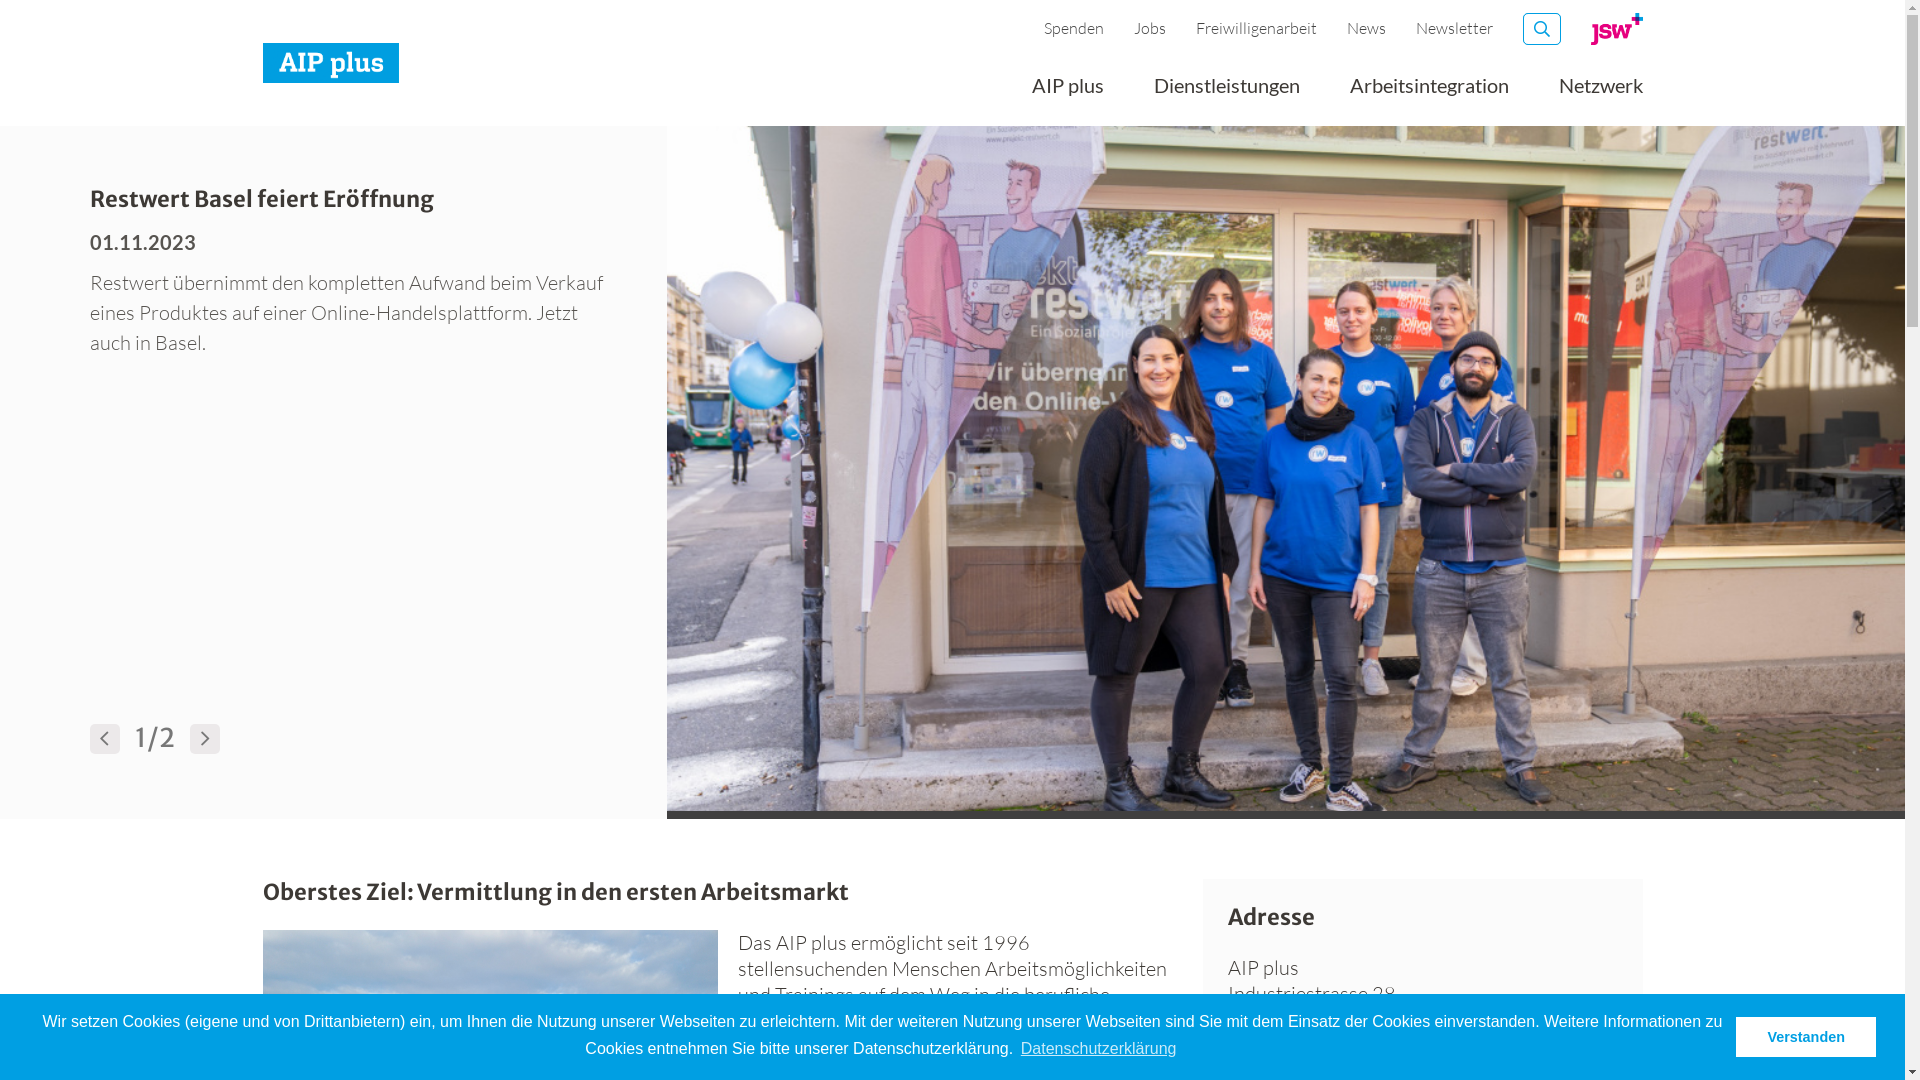 The image size is (1920, 1080). What do you see at coordinates (1598, 92) in the screenshot?
I see `'Netzwerk'` at bounding box center [1598, 92].